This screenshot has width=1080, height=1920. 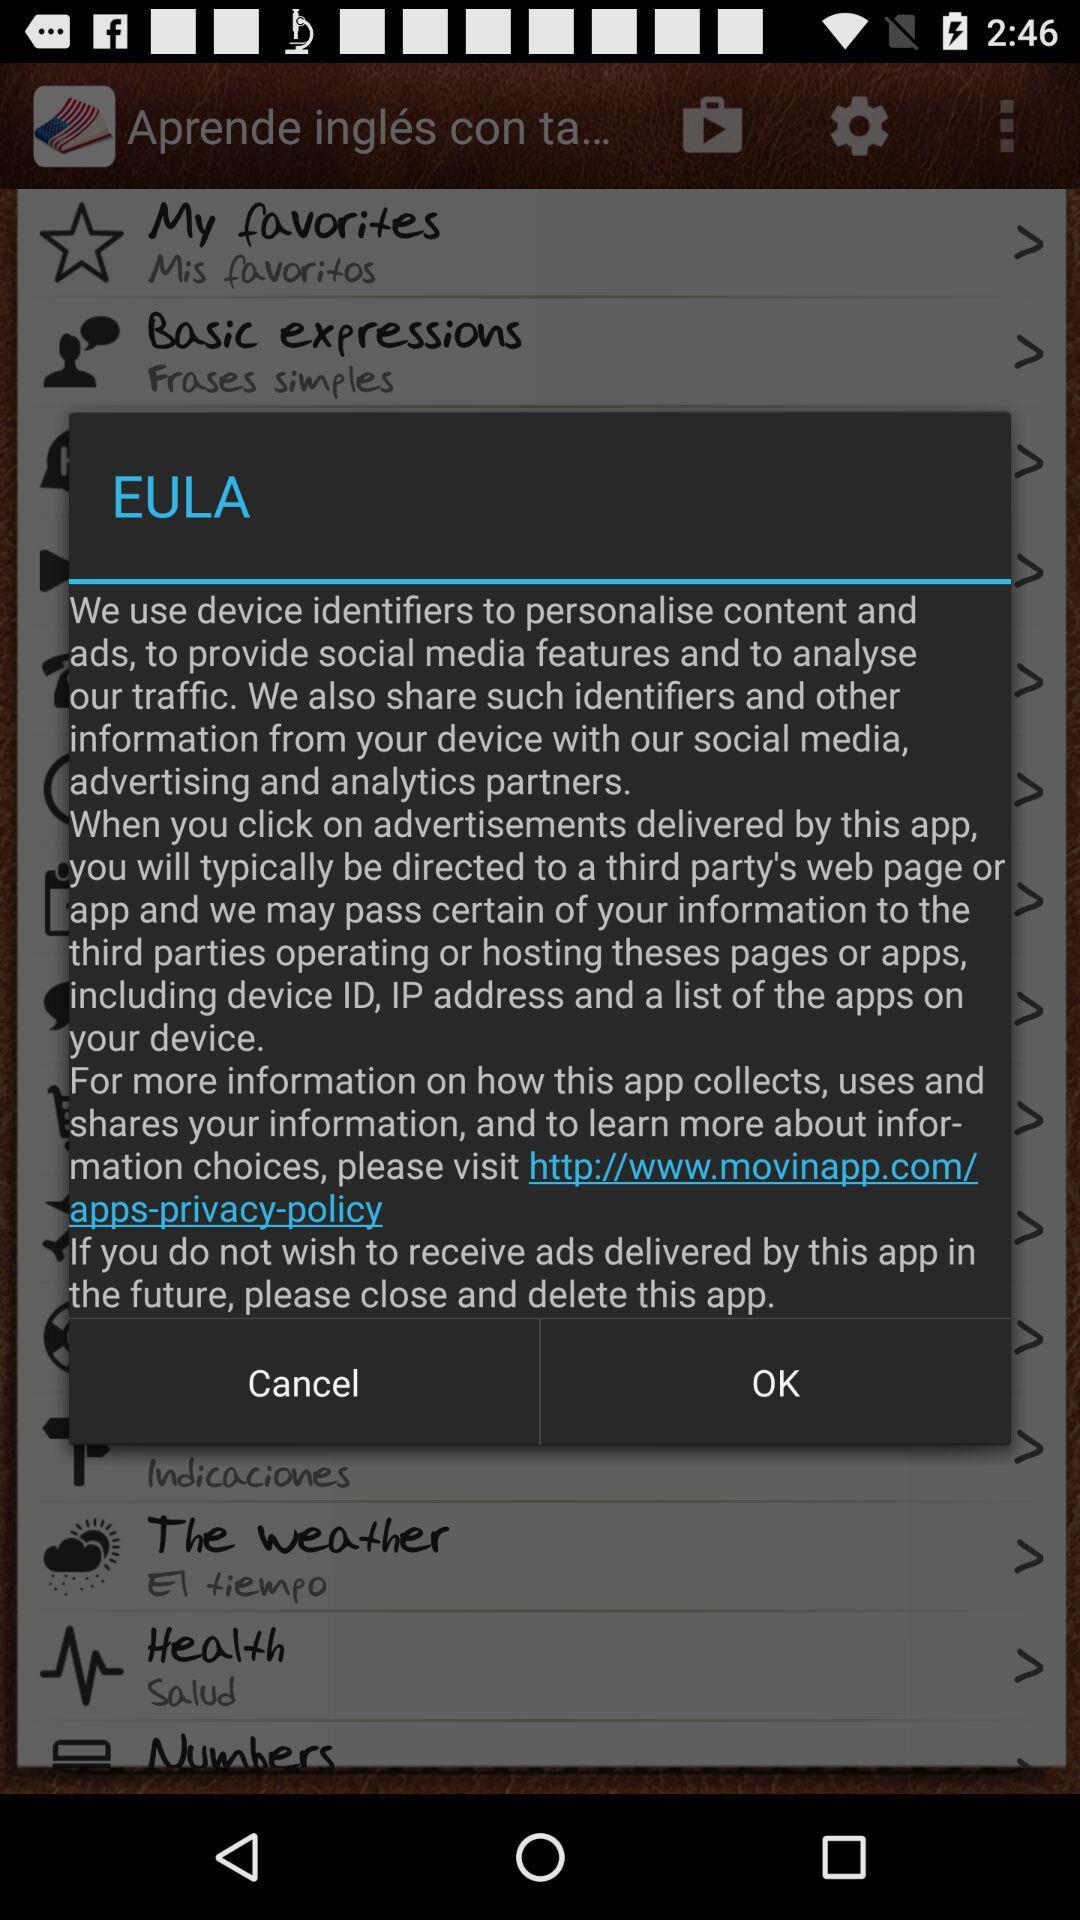 What do you see at coordinates (774, 1381) in the screenshot?
I see `item next to cancel icon` at bounding box center [774, 1381].